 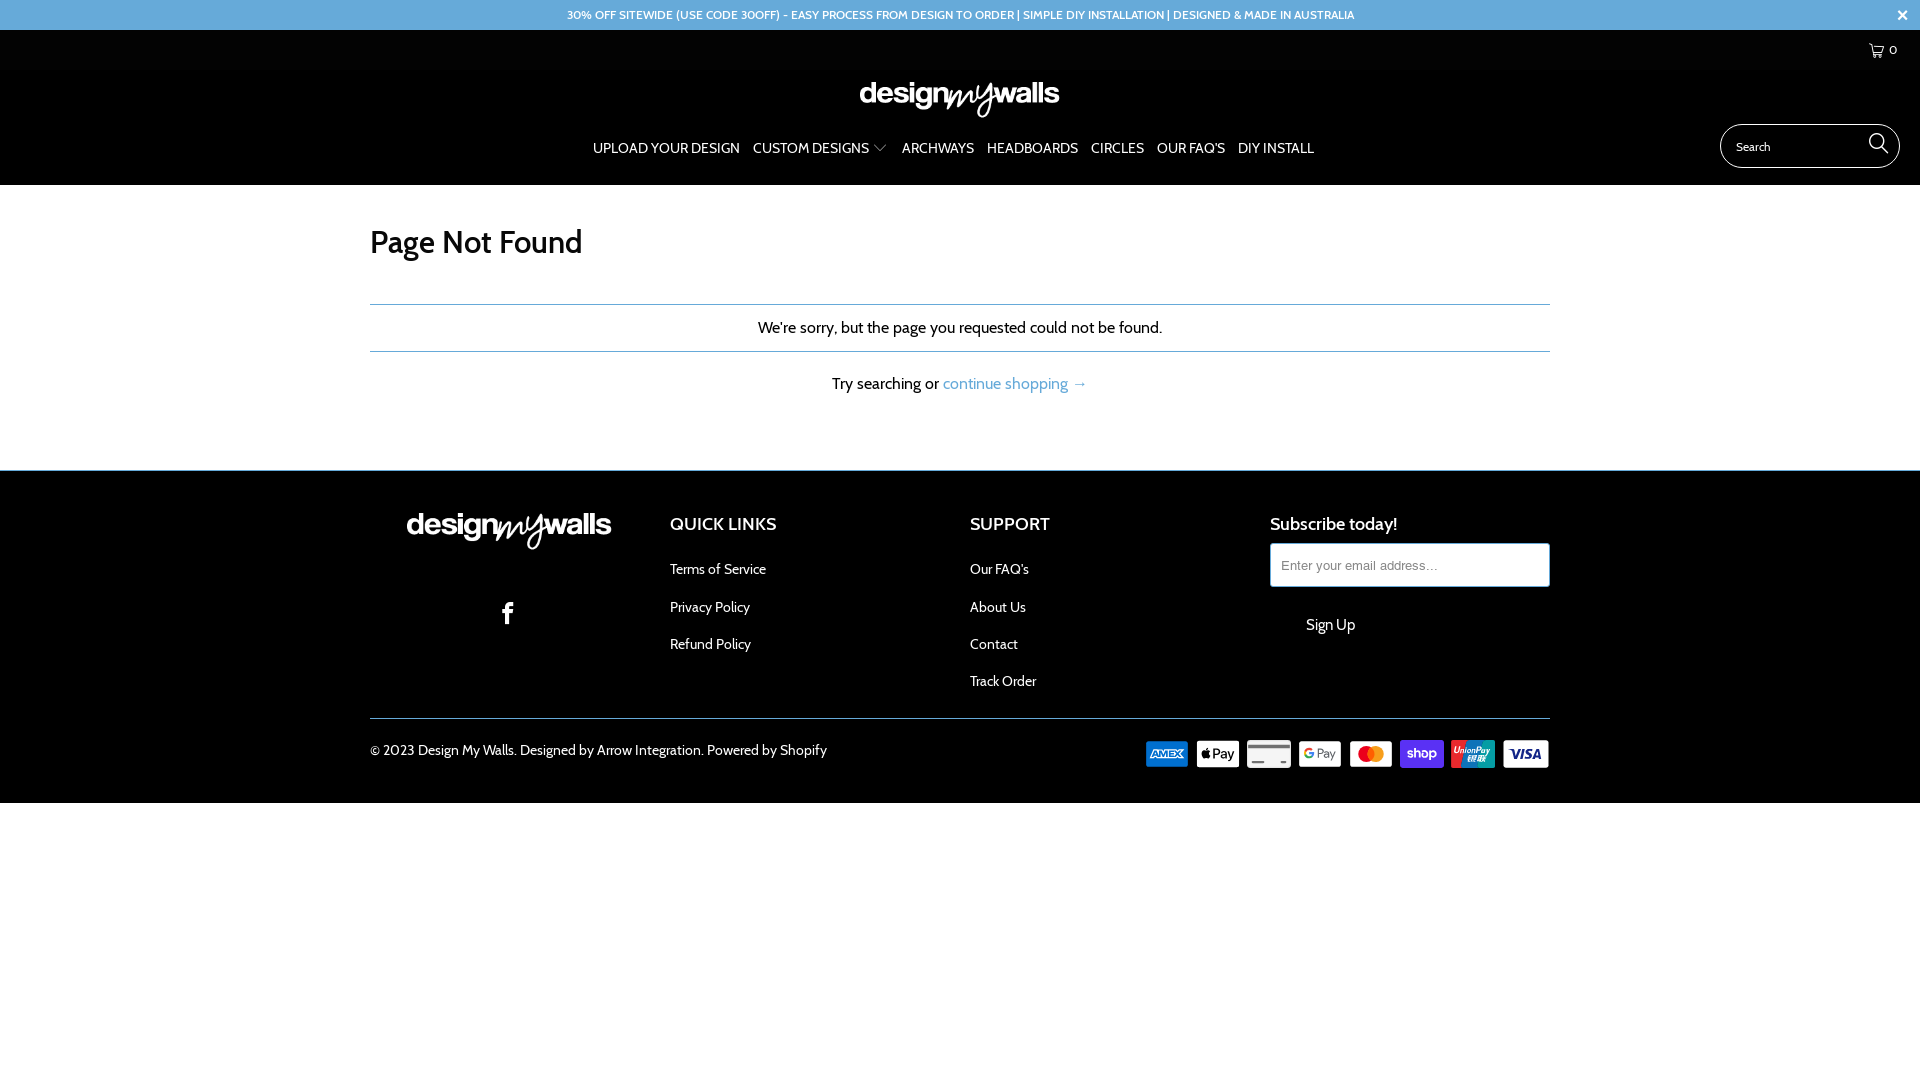 What do you see at coordinates (999, 569) in the screenshot?
I see `'Our FAQ's'` at bounding box center [999, 569].